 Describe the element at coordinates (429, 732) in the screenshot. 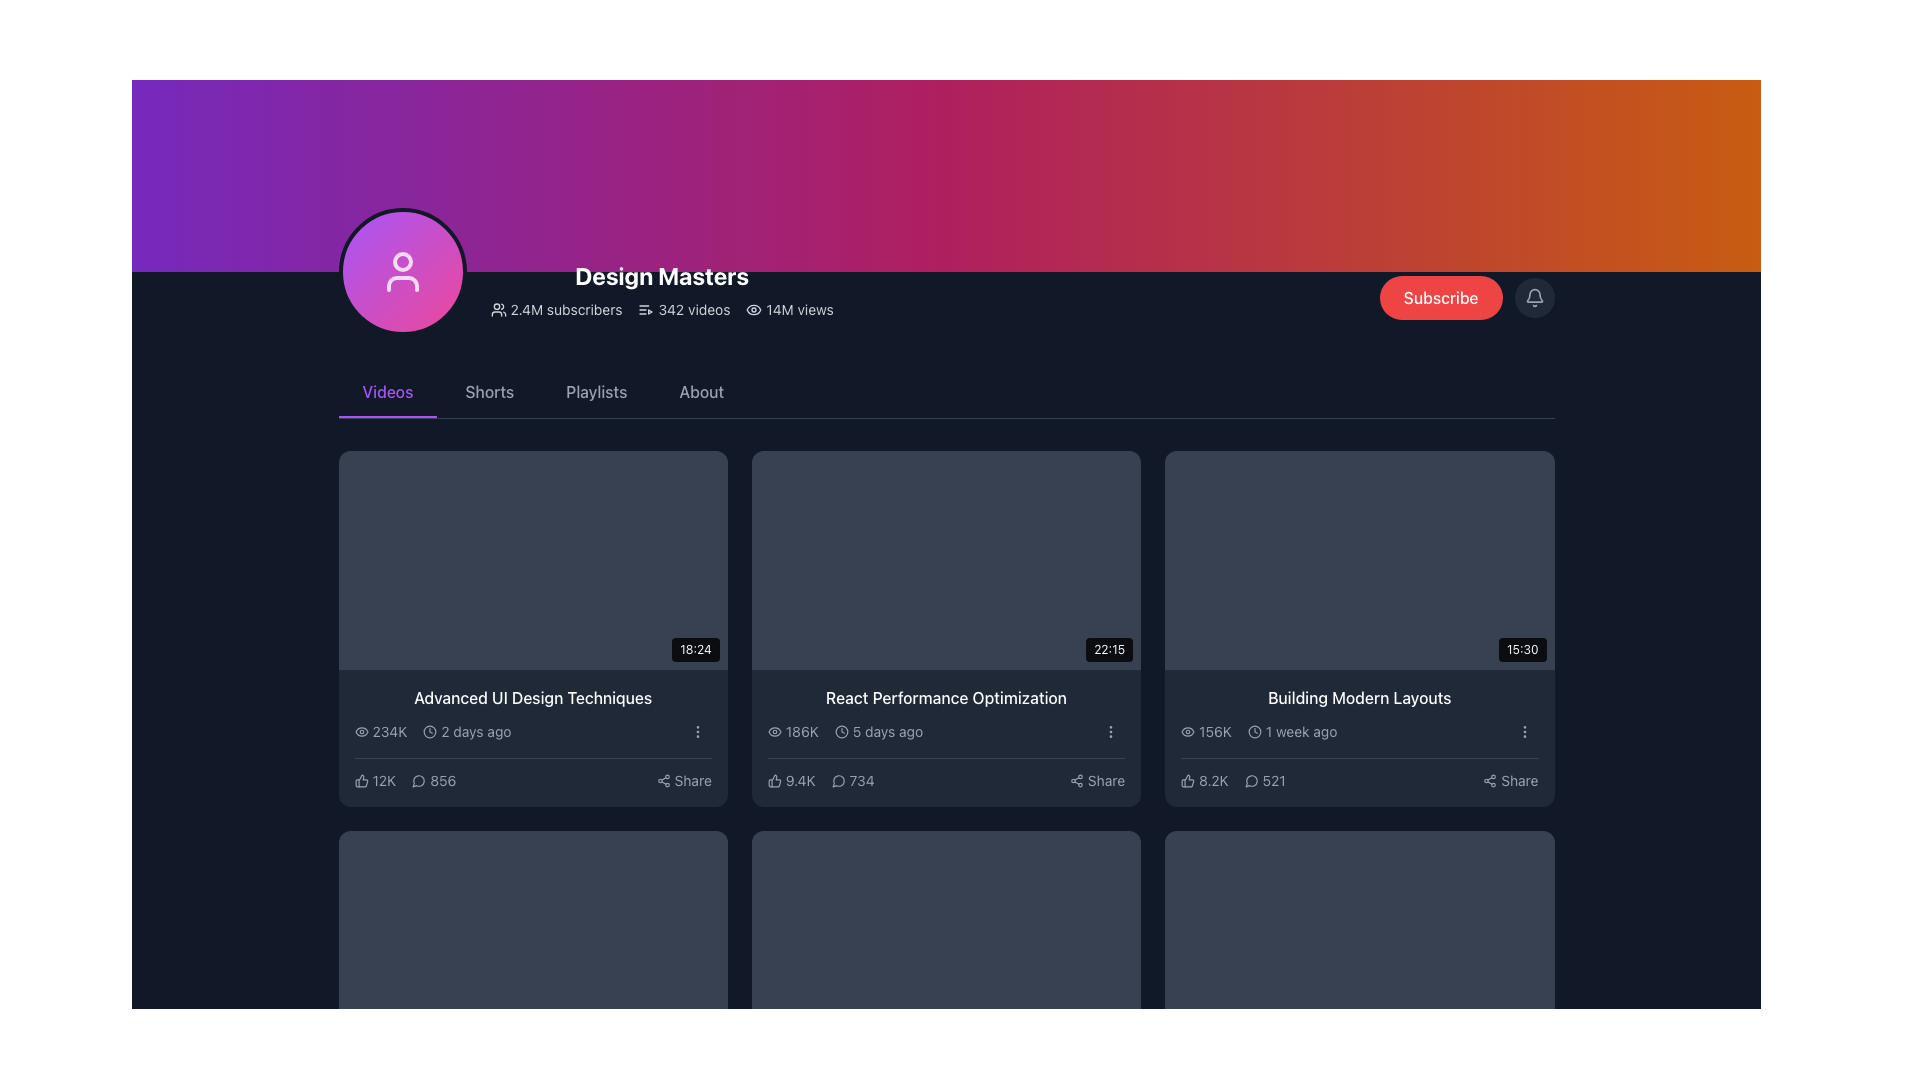

I see `properties of the circular graphical element within the clock icon located near the '2 days ago' text of the 'Advanced UI Design Techniques' video information card` at that location.